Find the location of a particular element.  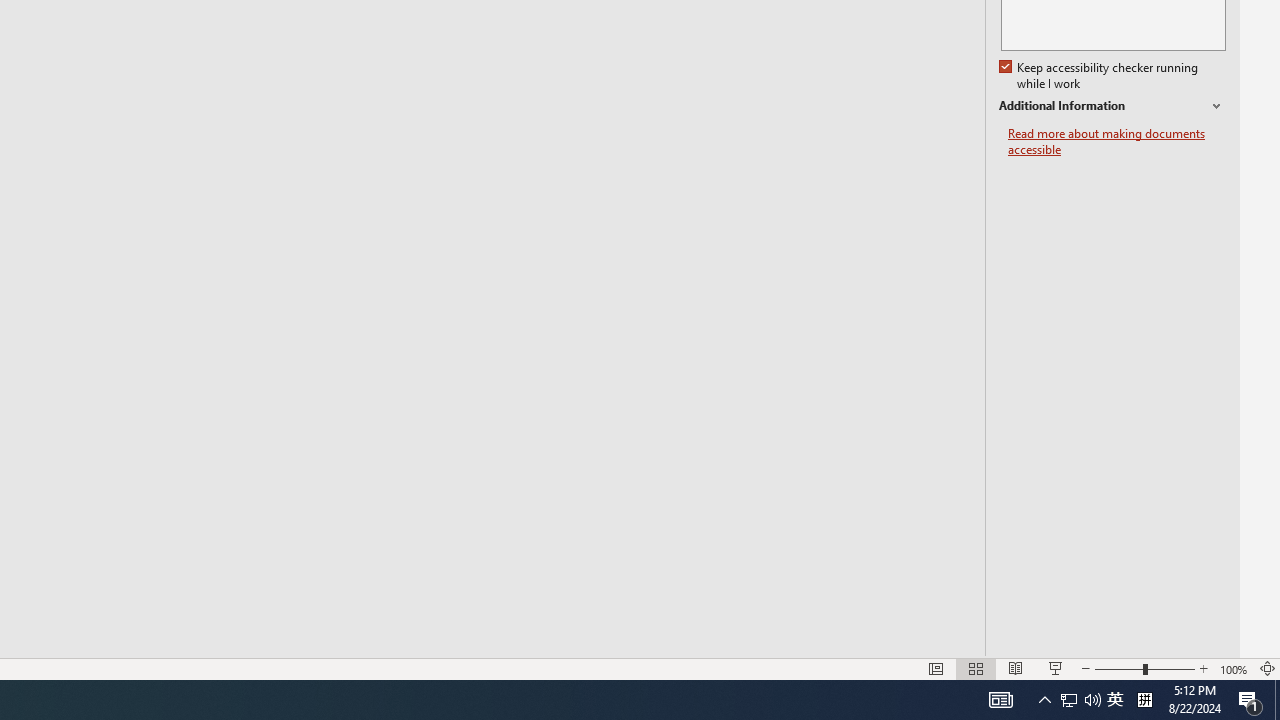

'Read more about making documents accessible' is located at coordinates (1116, 141).